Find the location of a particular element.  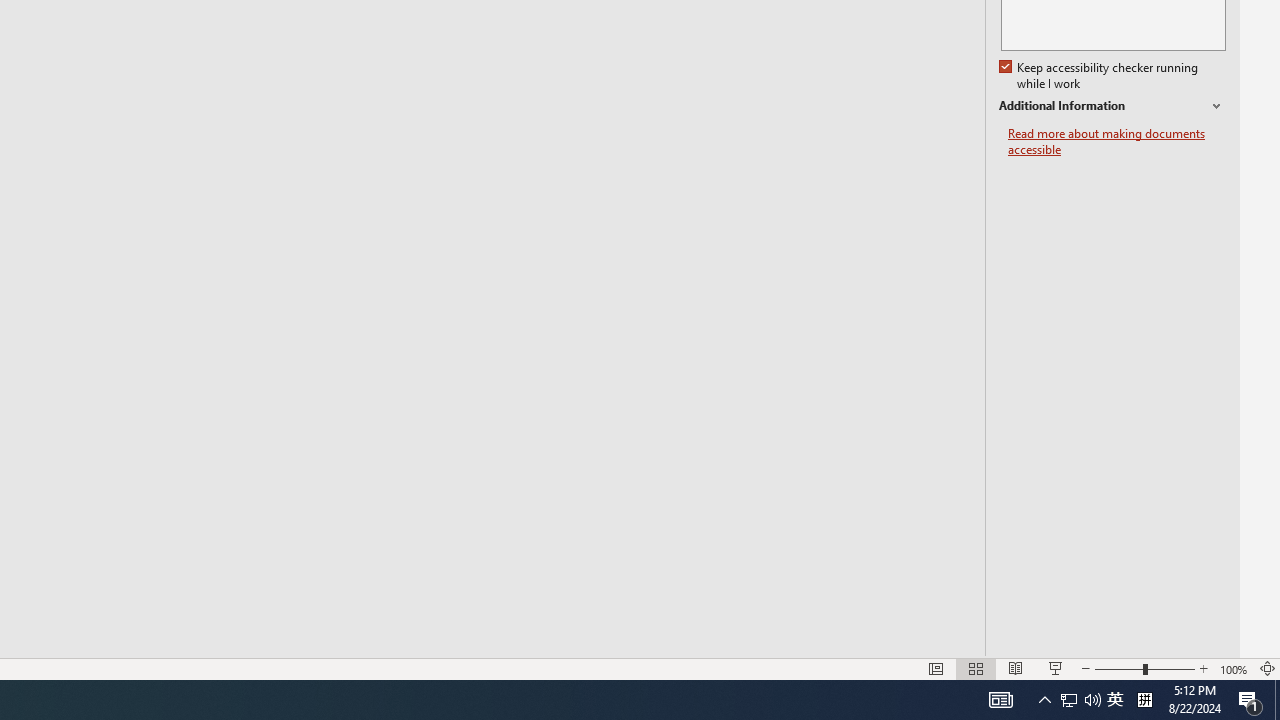

'Read more about making documents accessible' is located at coordinates (1116, 141).